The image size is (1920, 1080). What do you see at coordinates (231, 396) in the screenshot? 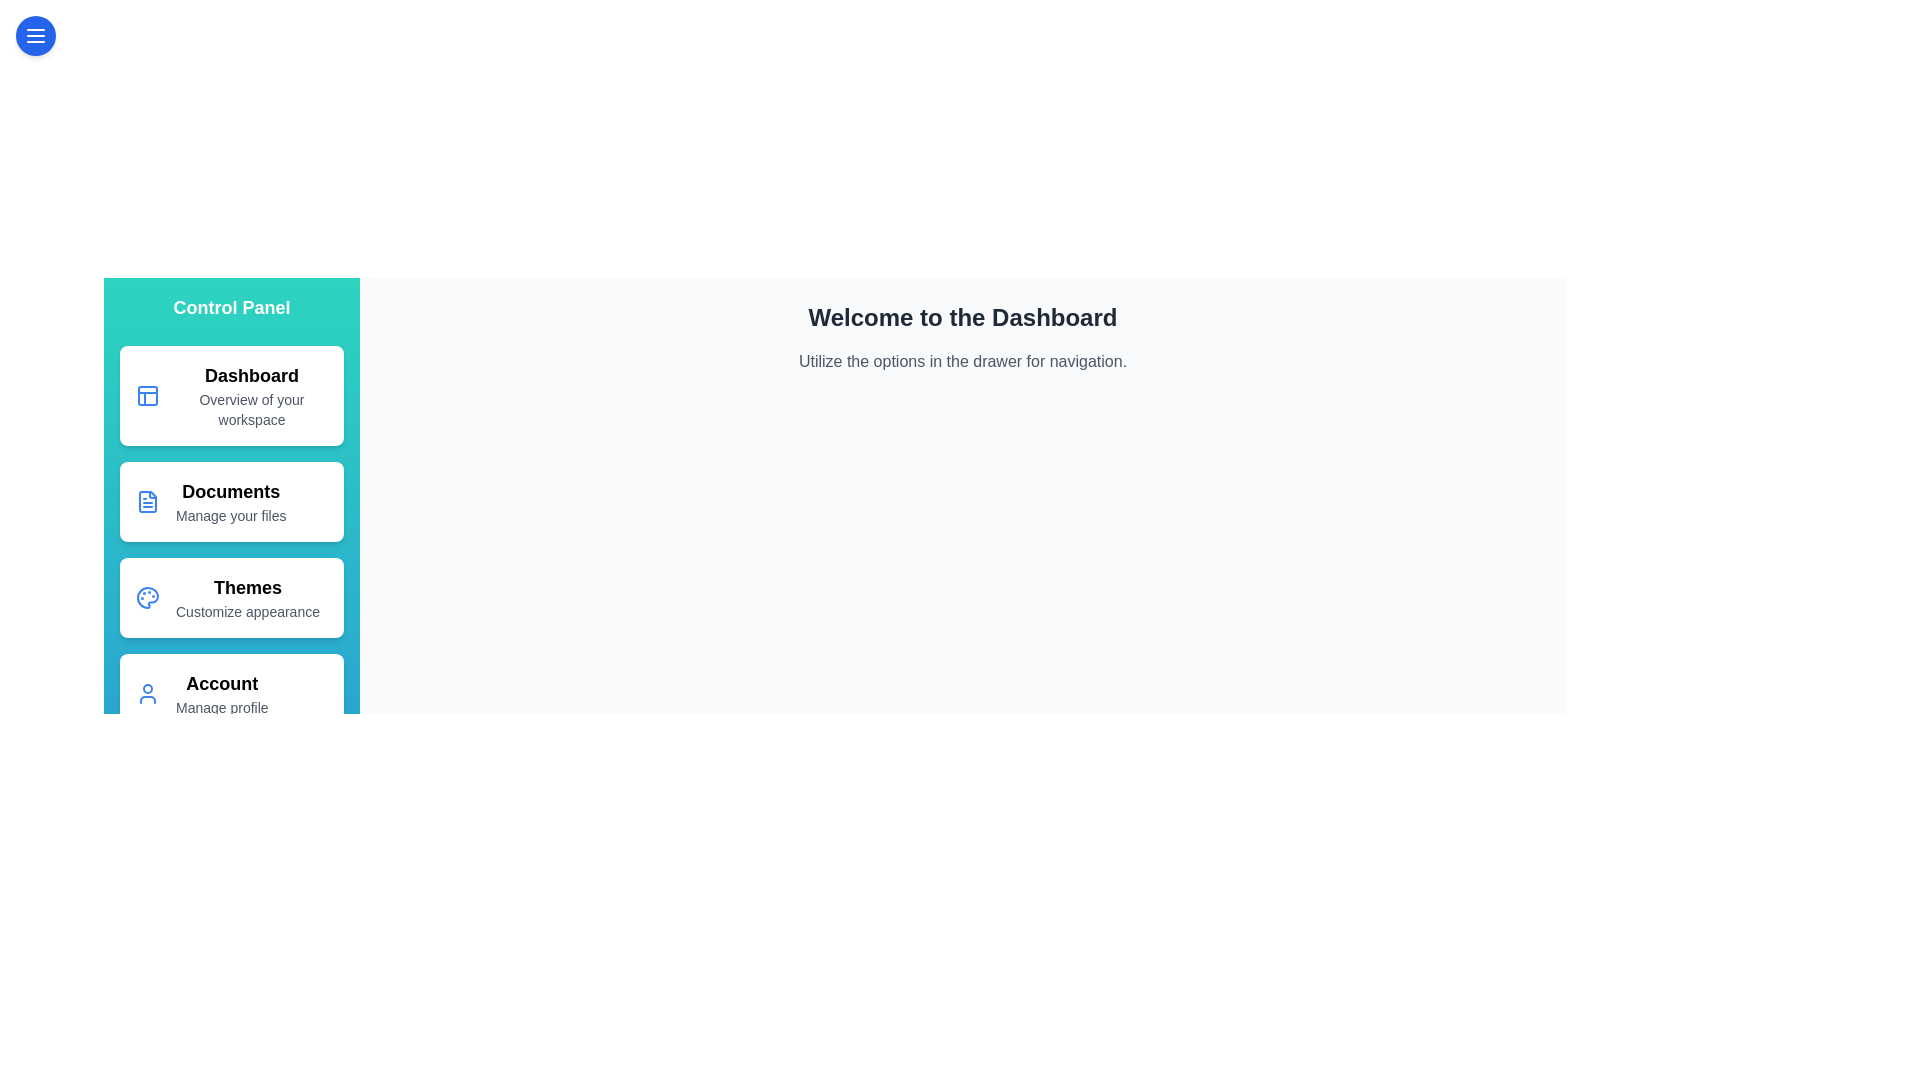
I see `the drawer option corresponding to Dashboard to navigate to that section` at bounding box center [231, 396].